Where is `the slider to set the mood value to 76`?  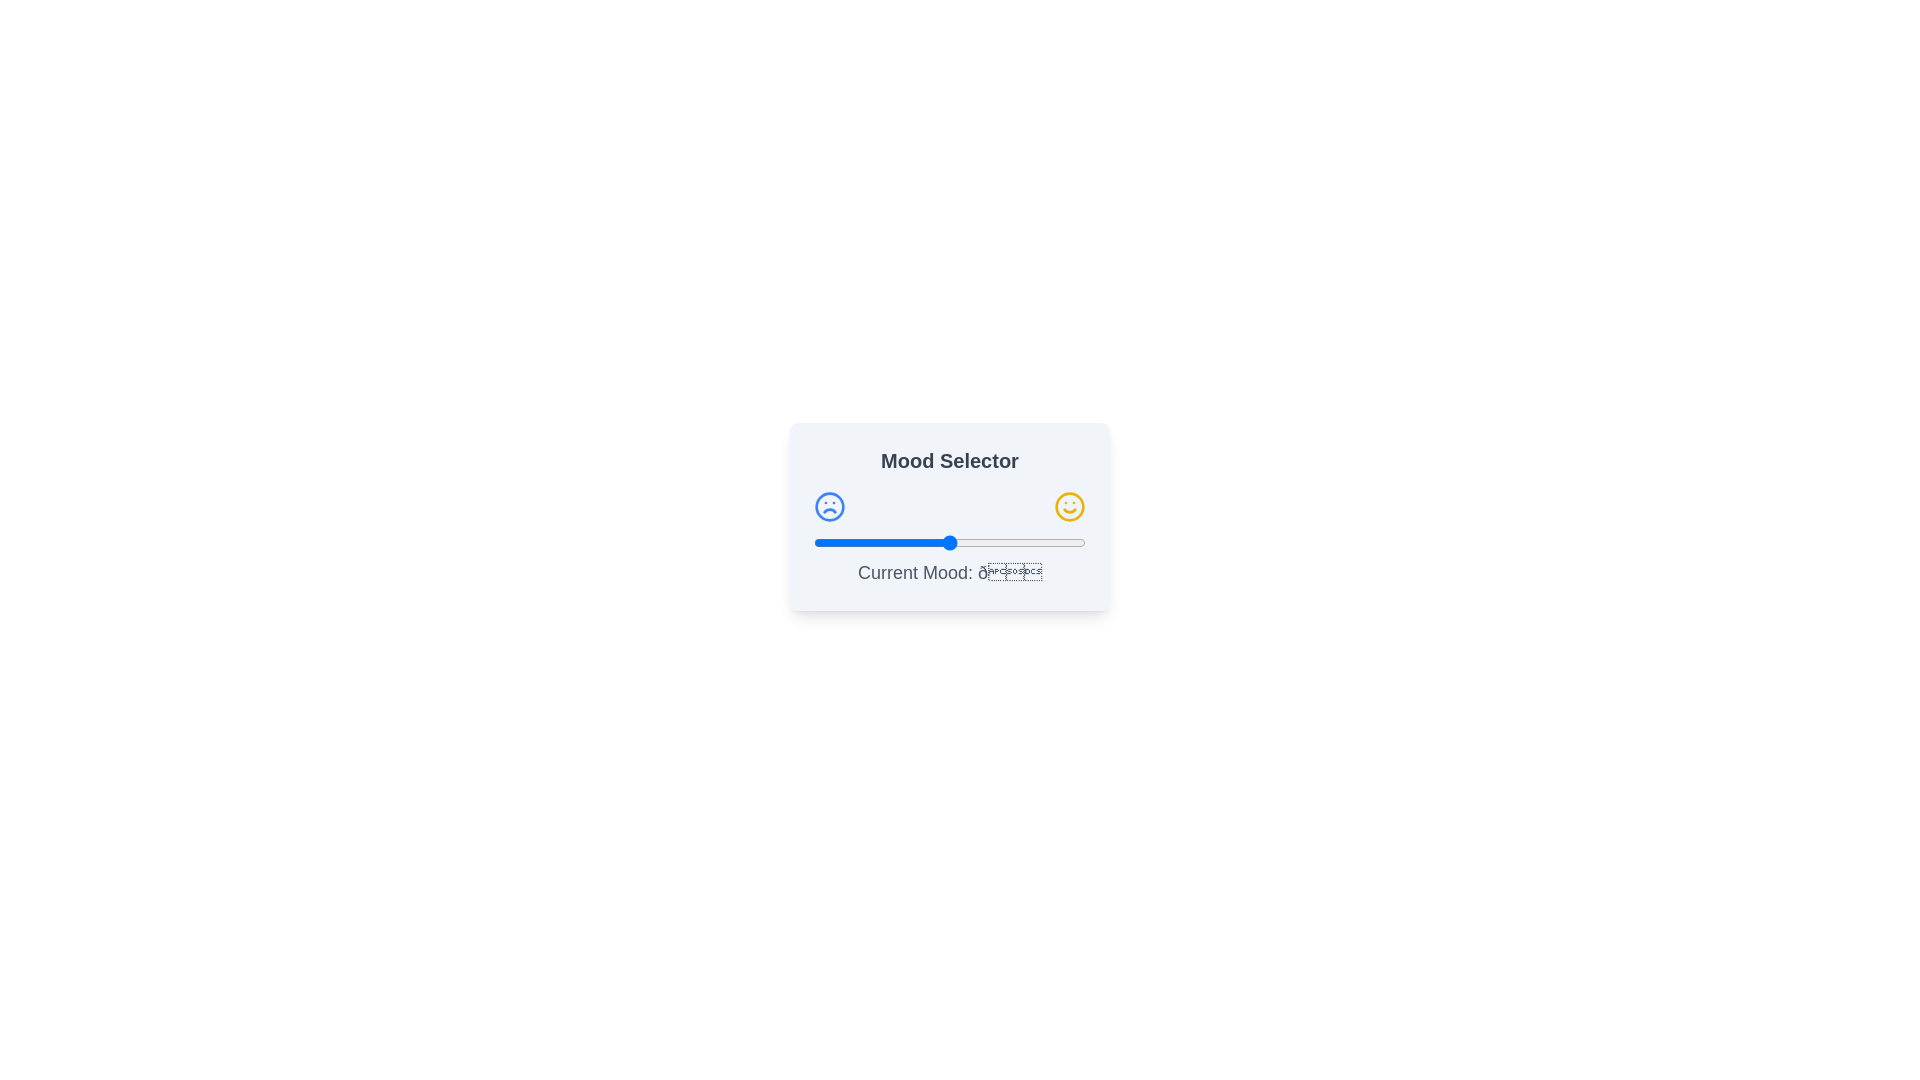 the slider to set the mood value to 76 is located at coordinates (1020, 543).